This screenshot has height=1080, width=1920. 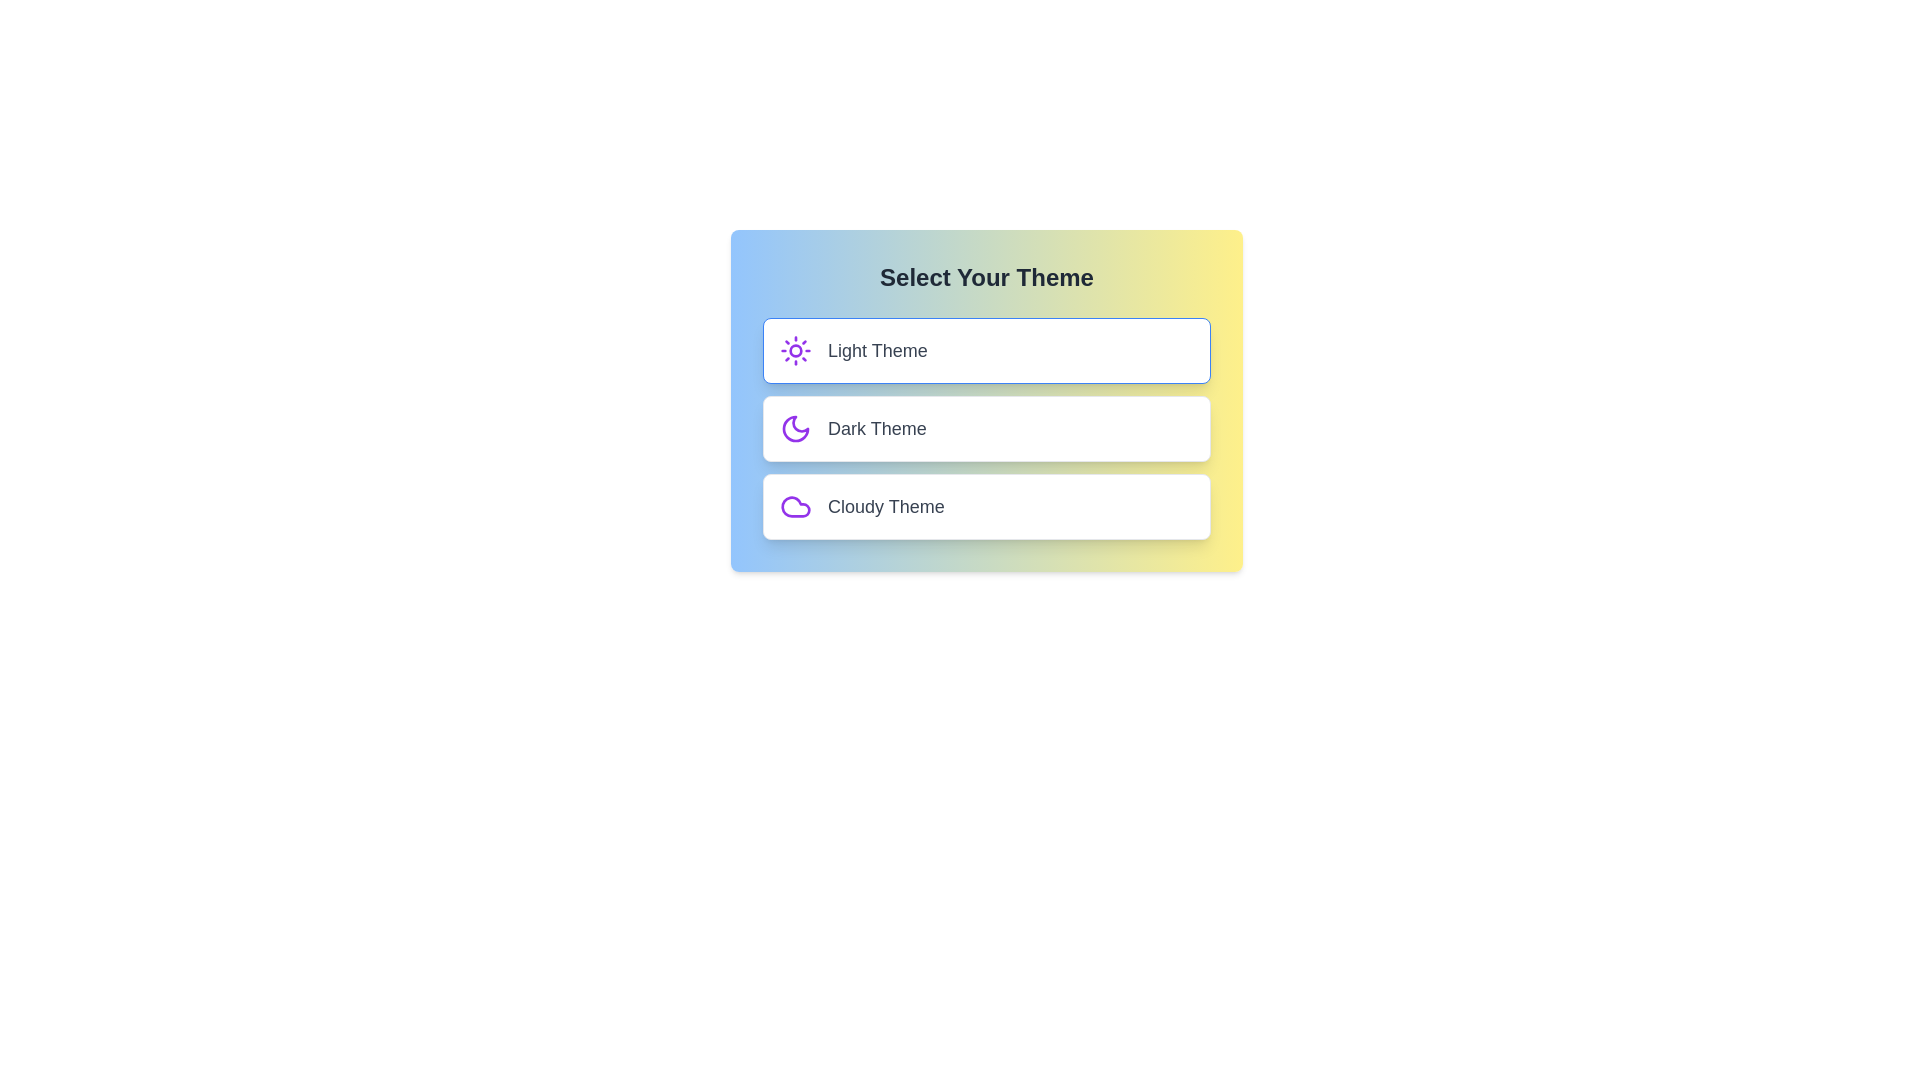 What do you see at coordinates (795, 427) in the screenshot?
I see `the decorative graphical icon representing the 'Dark Theme' choice, which is located to the left of the 'Dark Theme' text option in the middle option box of the theme options list` at bounding box center [795, 427].